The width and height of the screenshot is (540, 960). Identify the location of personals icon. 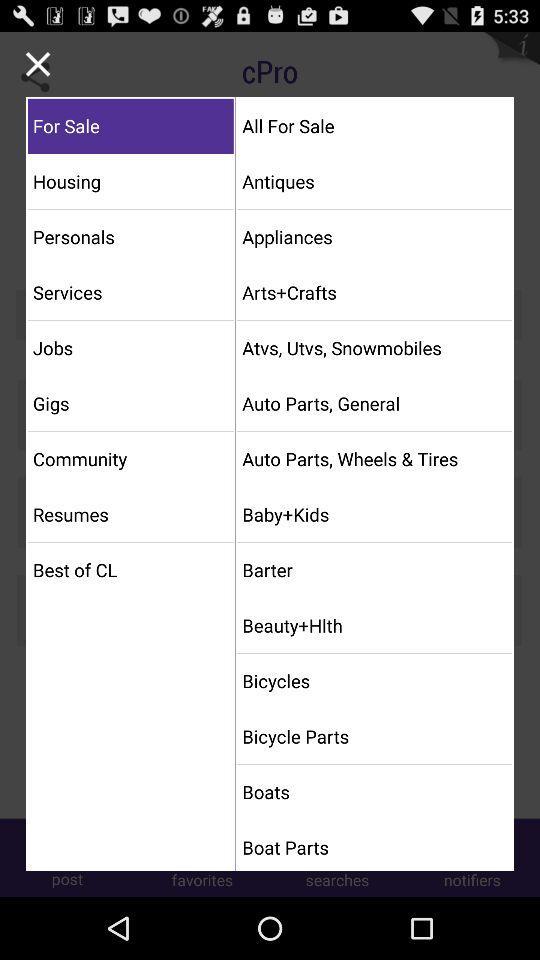
(130, 237).